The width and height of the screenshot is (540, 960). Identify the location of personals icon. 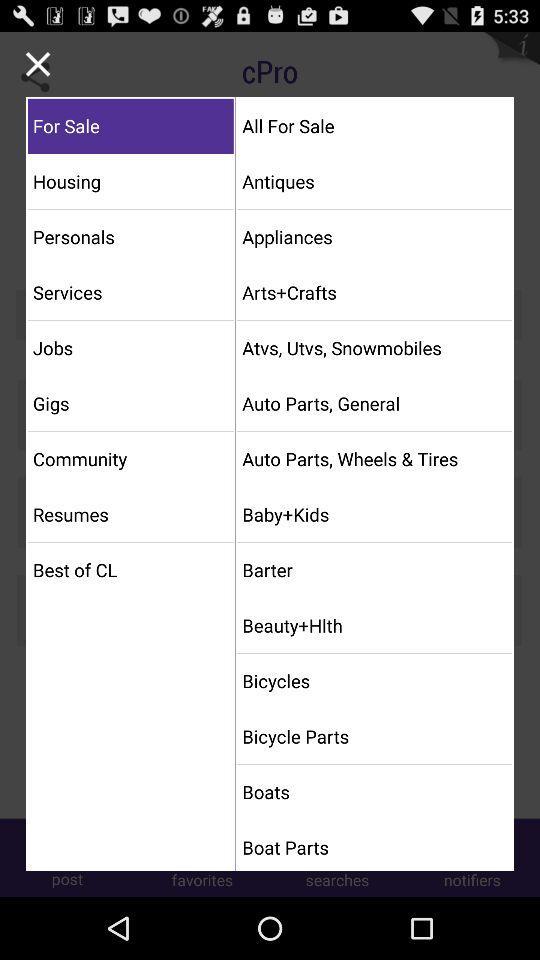
(130, 237).